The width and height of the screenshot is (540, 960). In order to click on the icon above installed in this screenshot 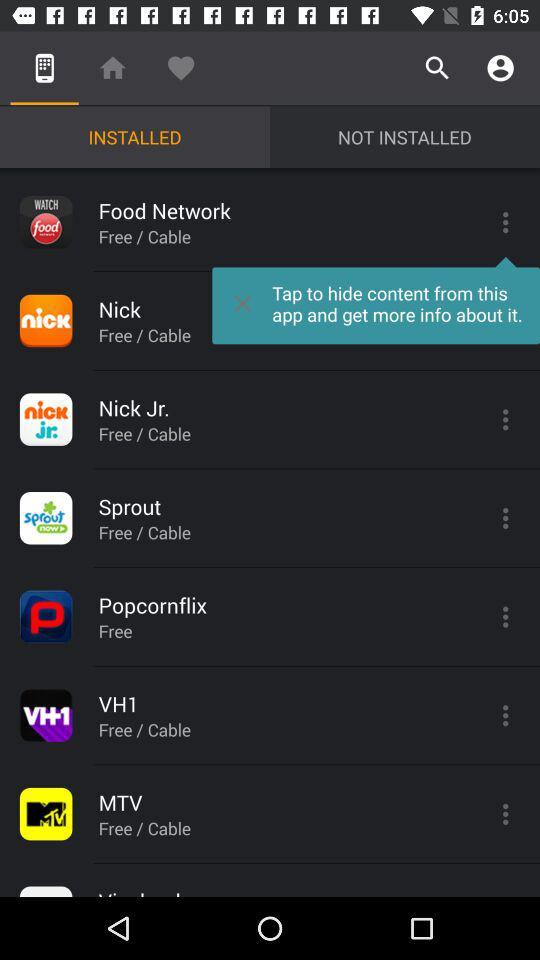, I will do `click(112, 68)`.